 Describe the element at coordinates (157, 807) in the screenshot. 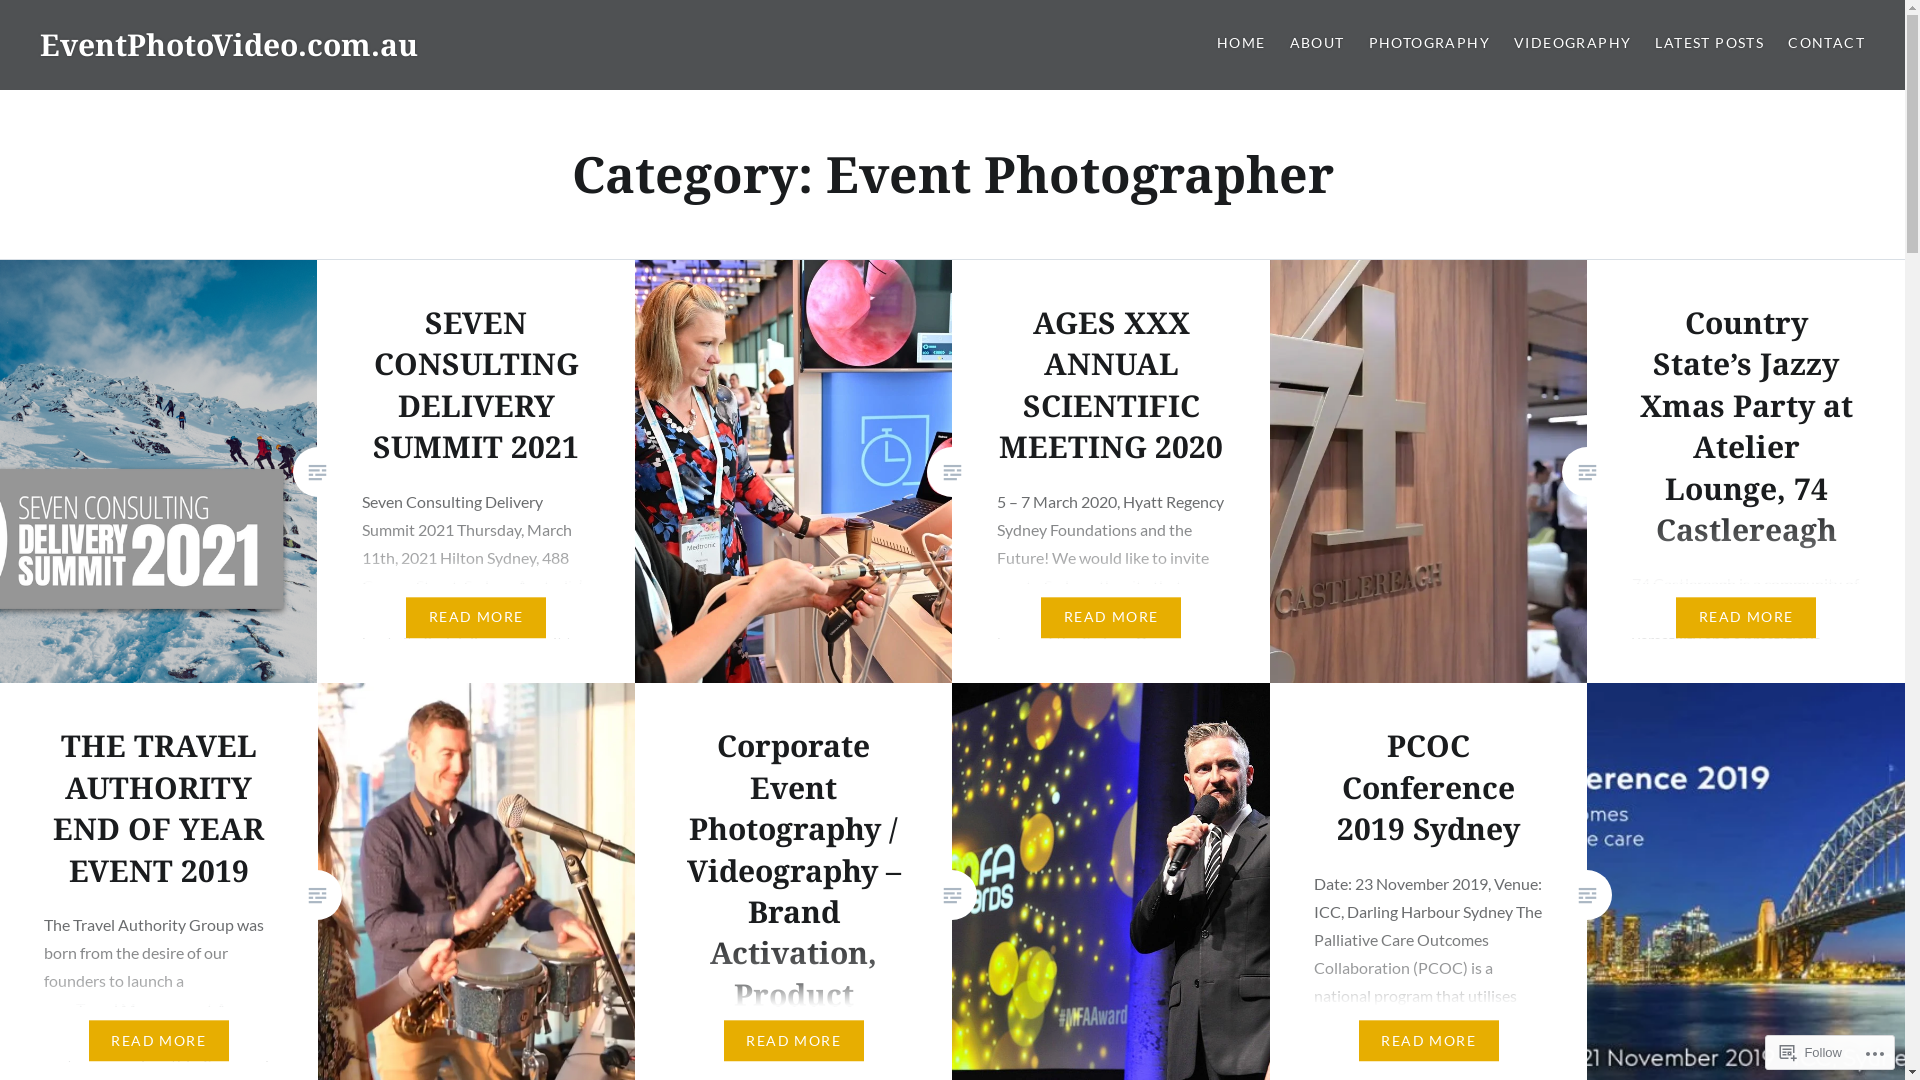

I see `'THE TRAVEL AUTHORITY END OF YEAR EVENT 2019'` at that location.